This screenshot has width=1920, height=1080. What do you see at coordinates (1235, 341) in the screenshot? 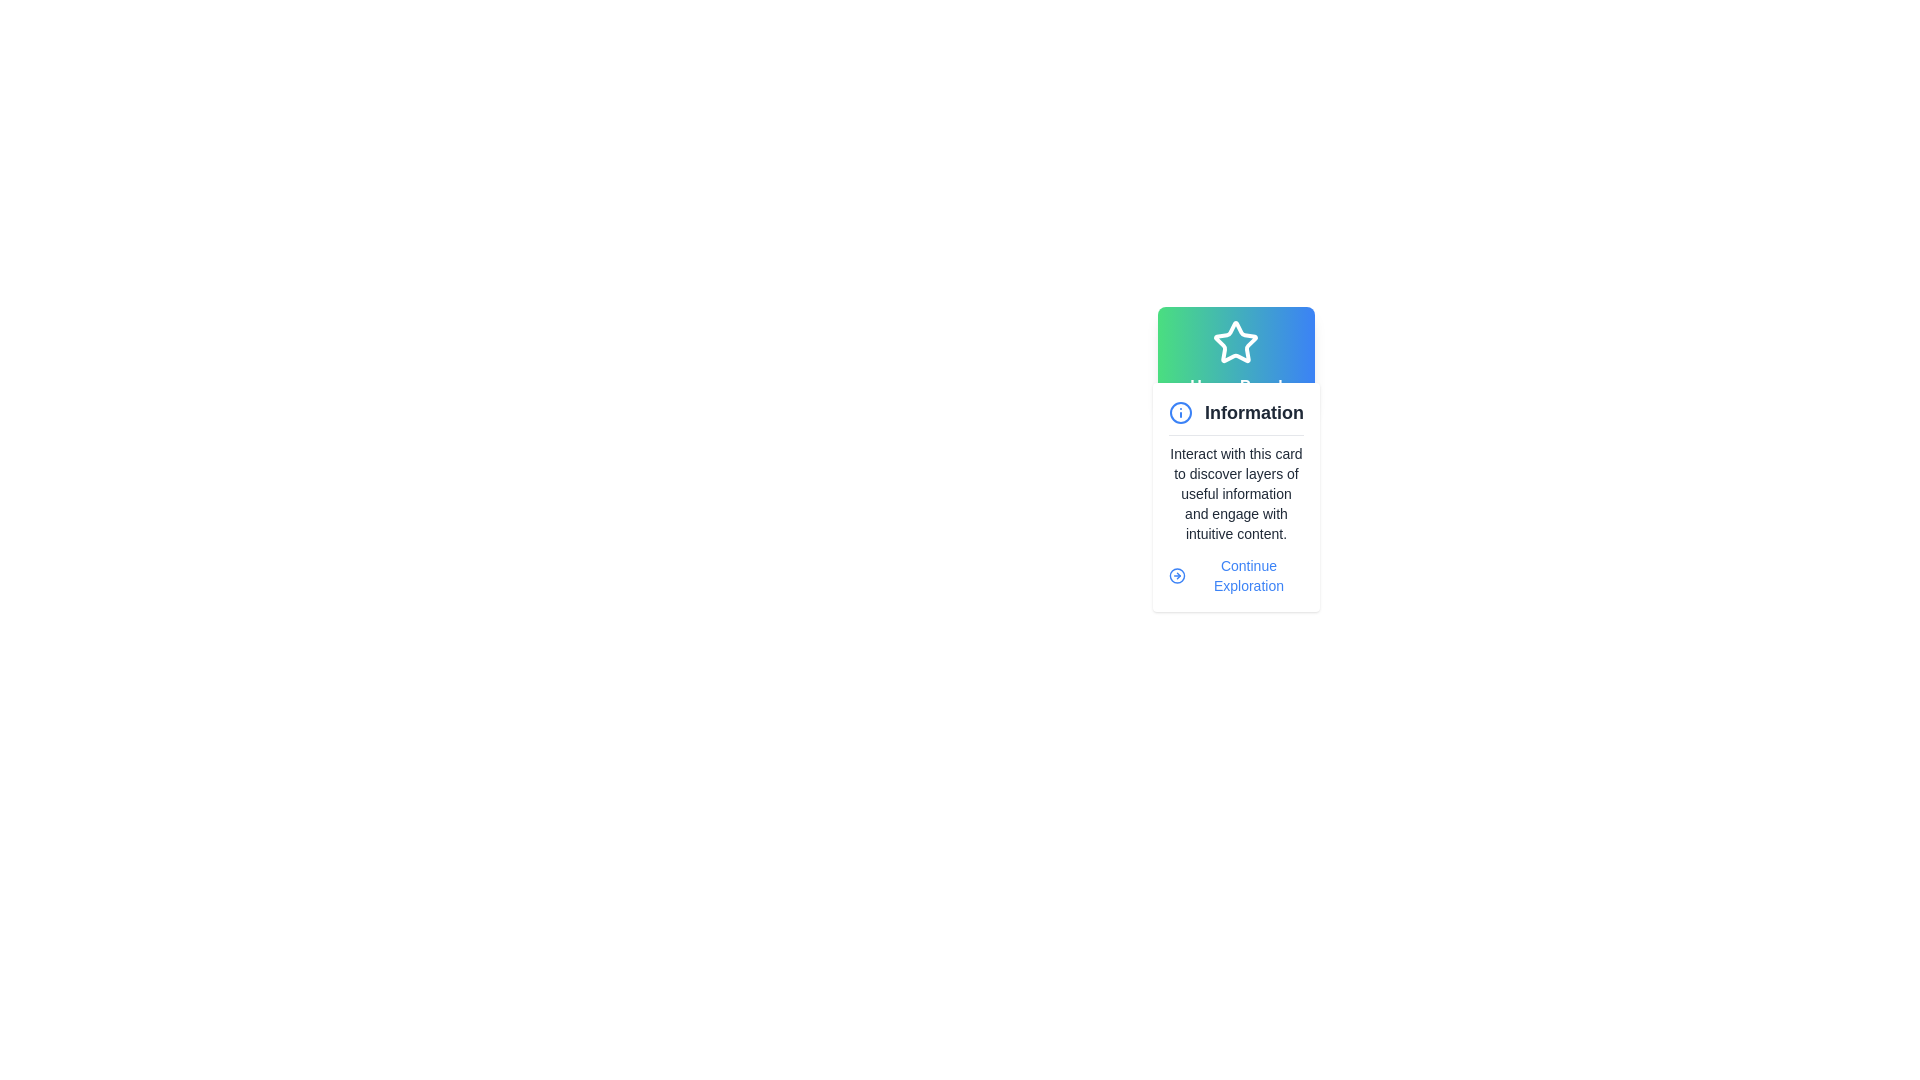
I see `the star icon located at the top area of the card interface, which signifies a rating or favorite status` at bounding box center [1235, 341].